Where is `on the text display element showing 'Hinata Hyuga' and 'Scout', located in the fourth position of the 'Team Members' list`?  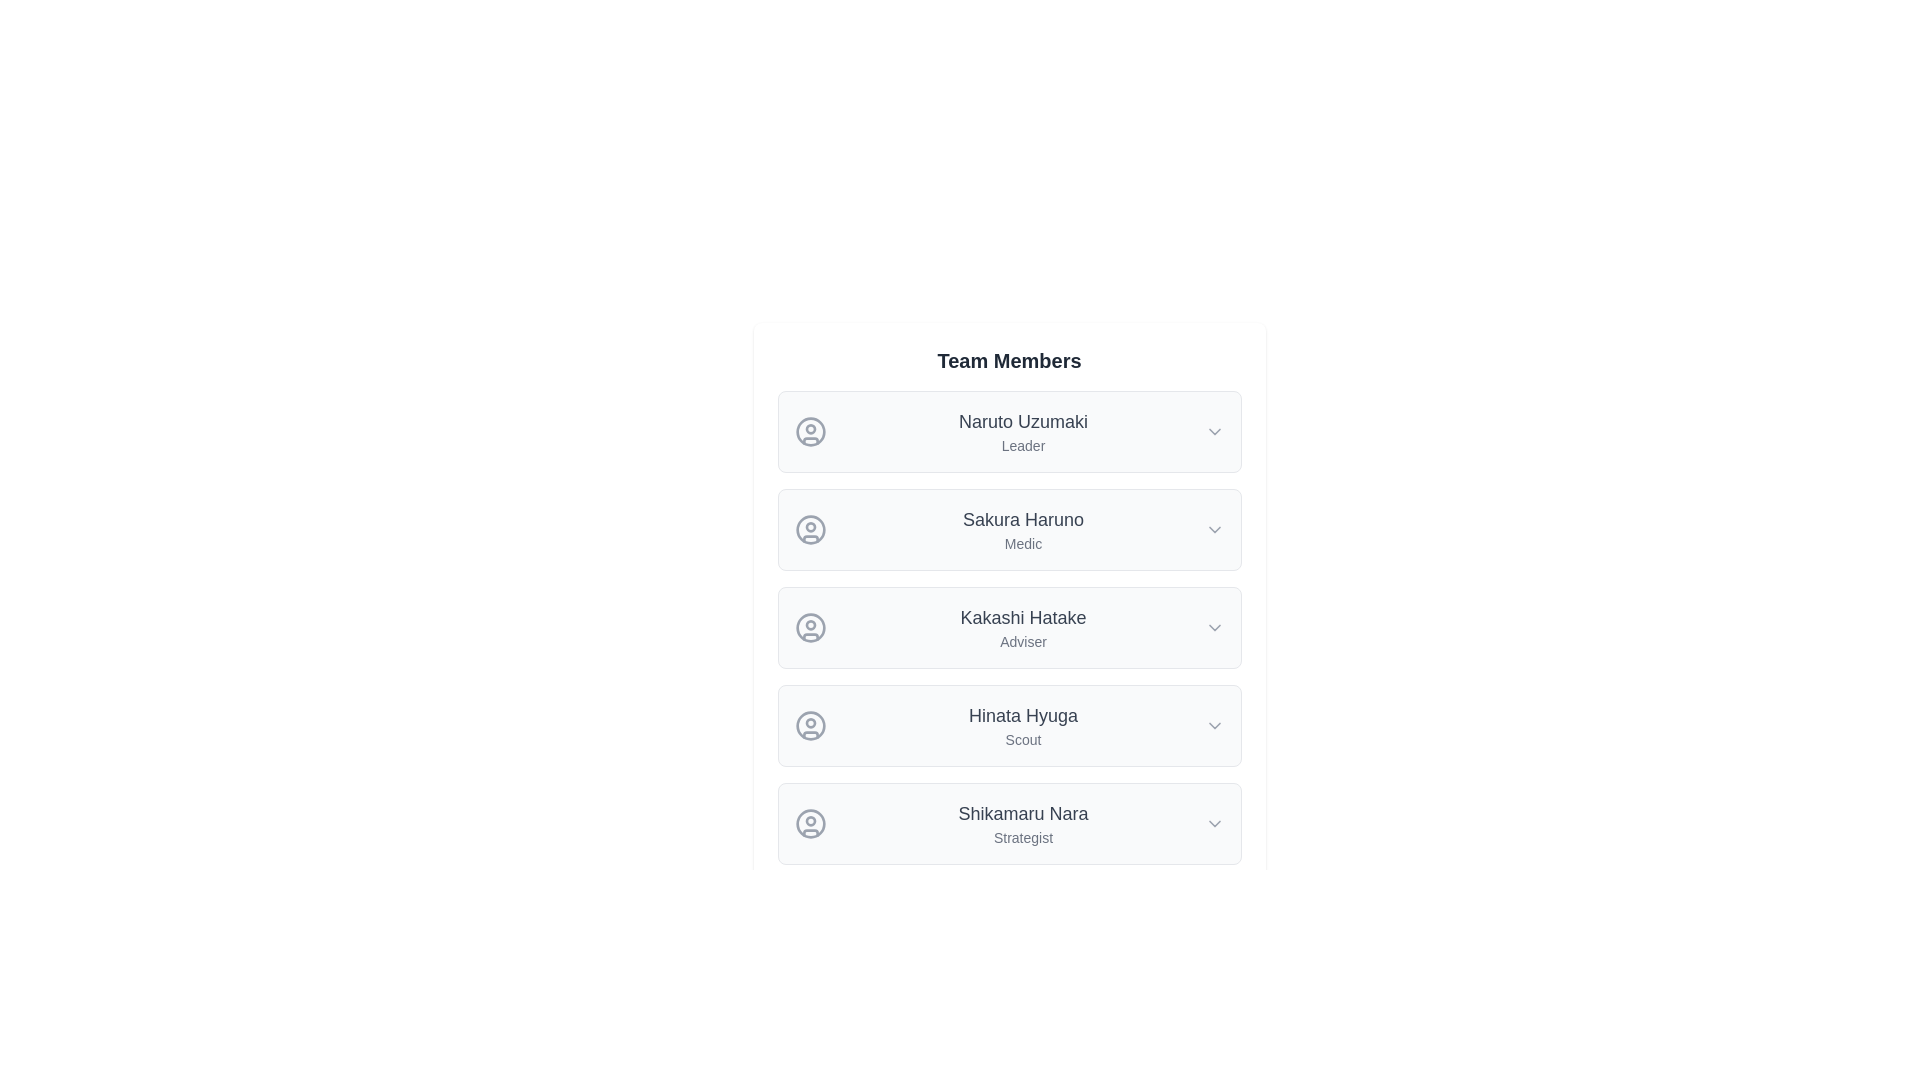
on the text display element showing 'Hinata Hyuga' and 'Scout', located in the fourth position of the 'Team Members' list is located at coordinates (1023, 725).